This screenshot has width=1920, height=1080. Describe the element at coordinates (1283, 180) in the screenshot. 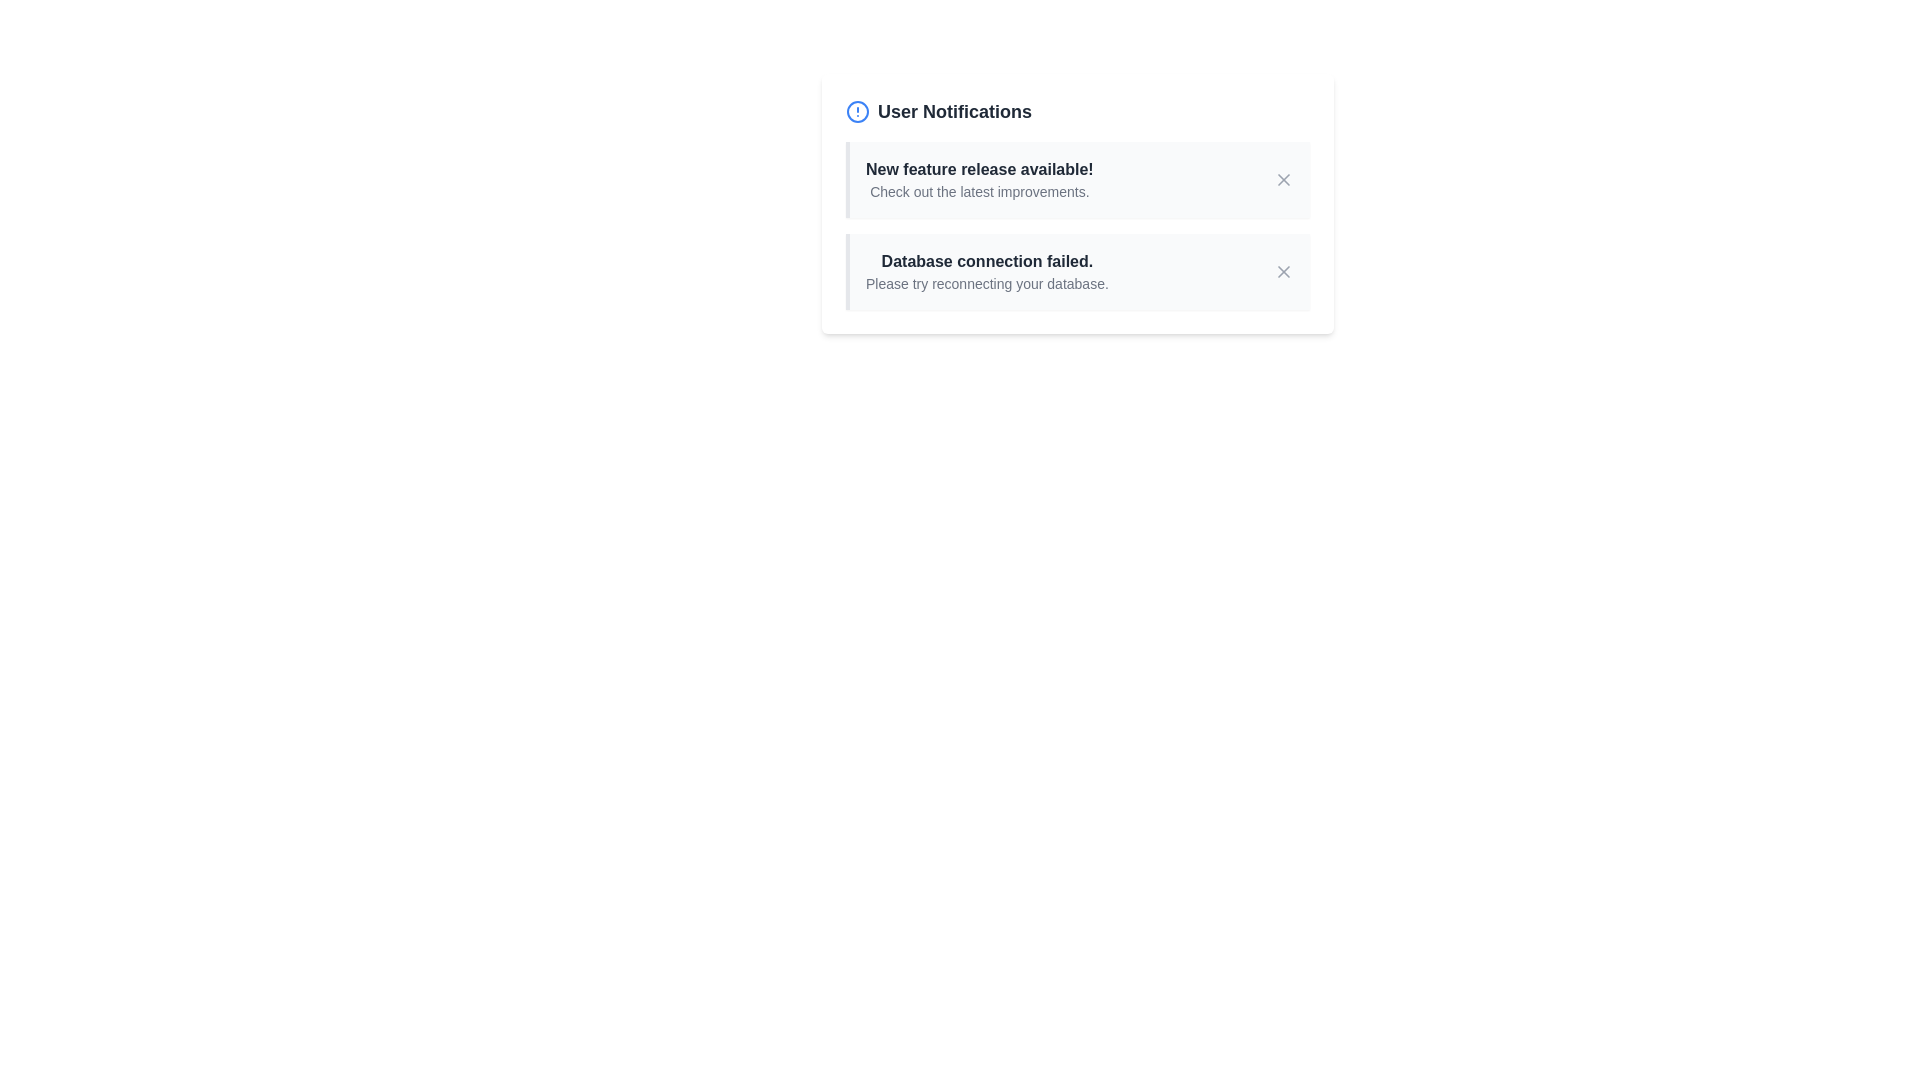

I see `the 'X' icon button located at the far right of the notification bar for dismissing the 'New feature release available!' message` at that location.